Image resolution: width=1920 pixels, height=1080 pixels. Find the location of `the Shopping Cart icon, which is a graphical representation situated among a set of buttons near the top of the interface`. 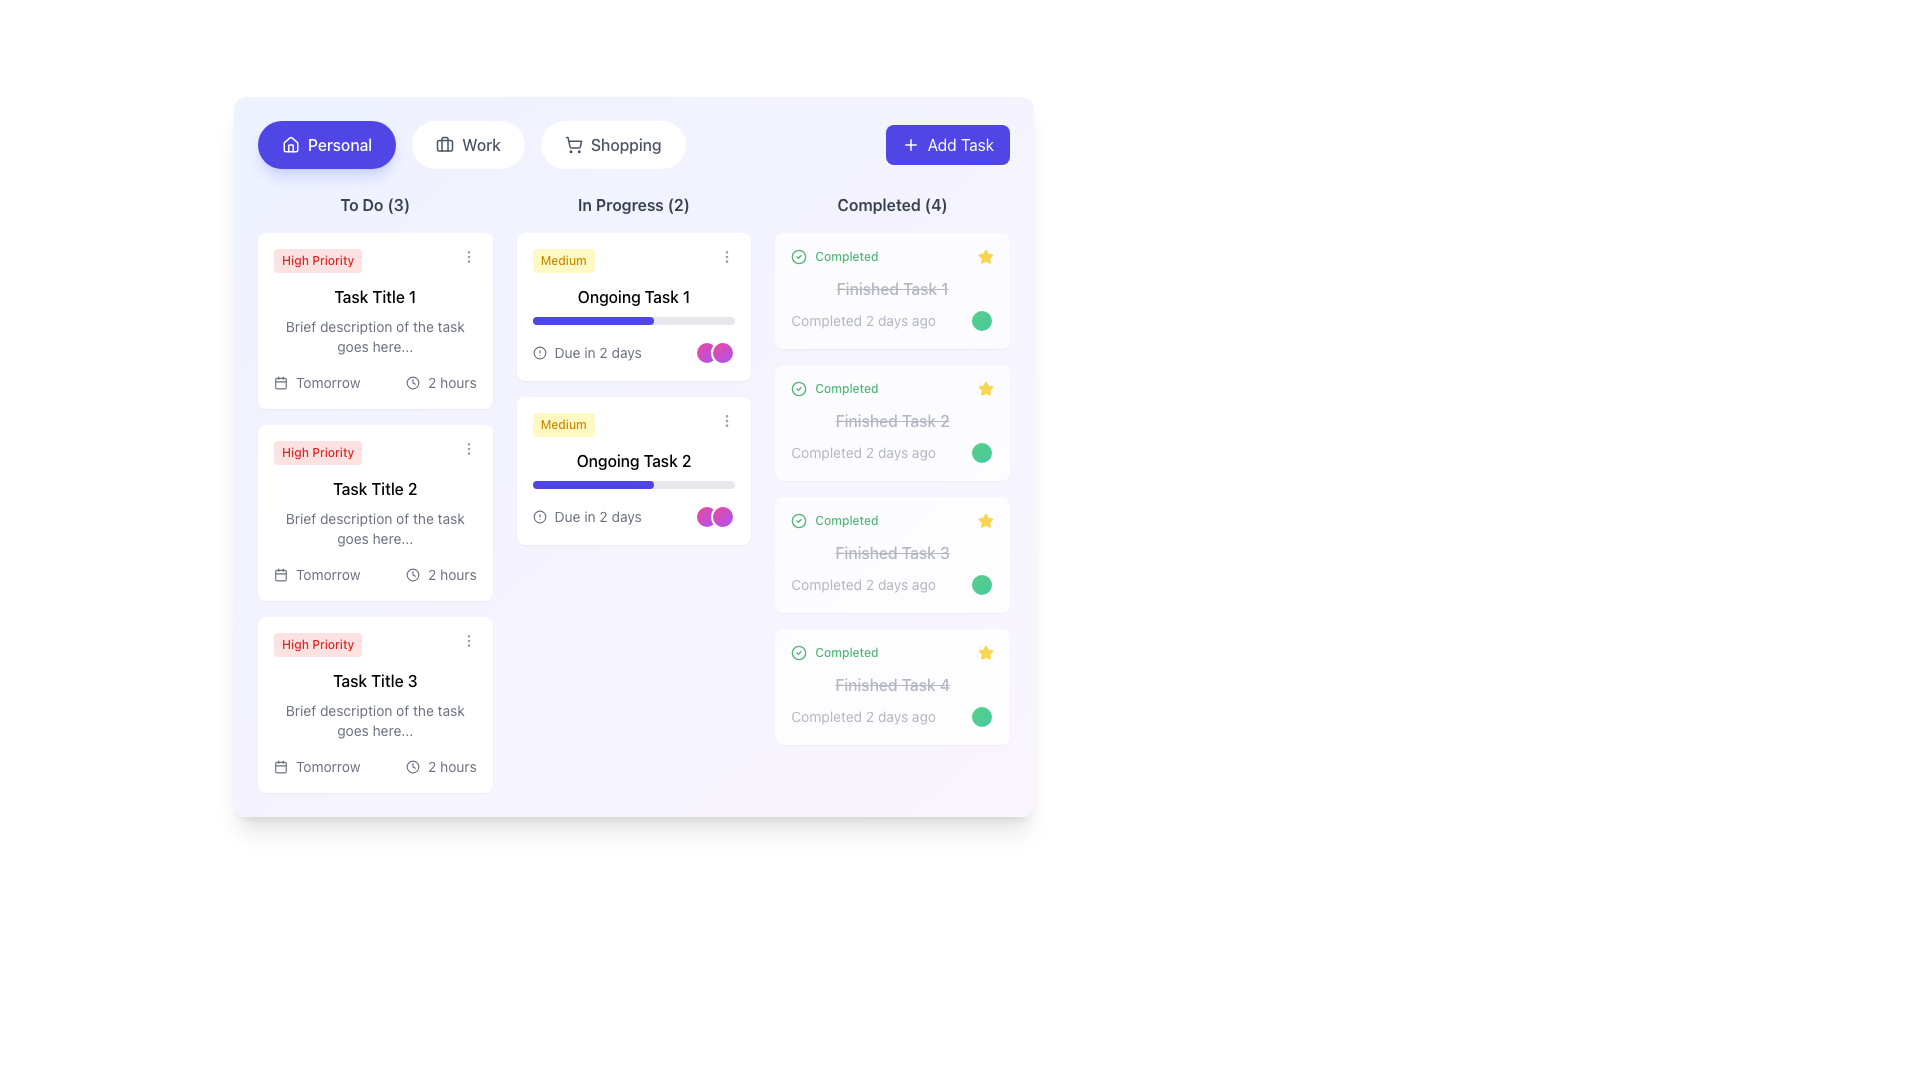

the Shopping Cart icon, which is a graphical representation situated among a set of buttons near the top of the interface is located at coordinates (572, 141).